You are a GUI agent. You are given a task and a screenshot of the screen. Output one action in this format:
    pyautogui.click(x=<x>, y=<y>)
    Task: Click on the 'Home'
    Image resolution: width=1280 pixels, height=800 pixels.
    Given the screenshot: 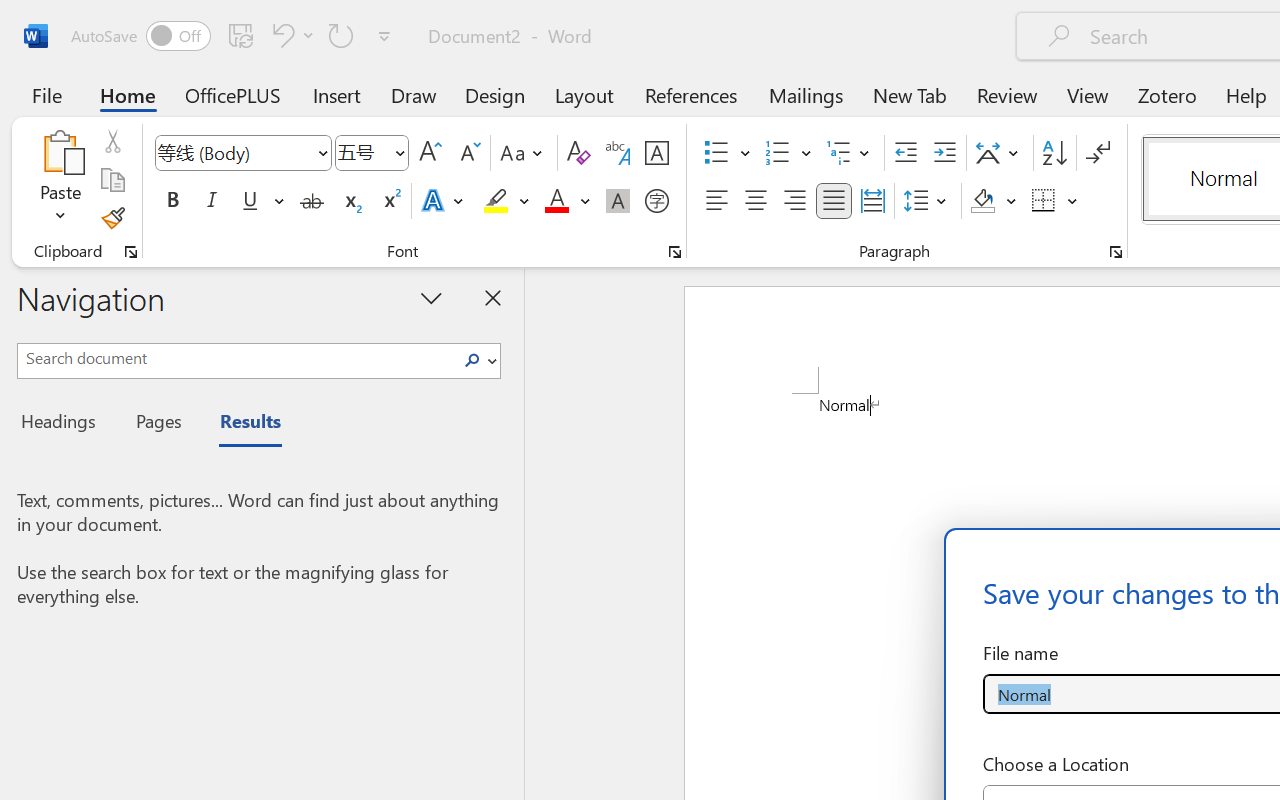 What is the action you would take?
    pyautogui.click(x=127, y=94)
    